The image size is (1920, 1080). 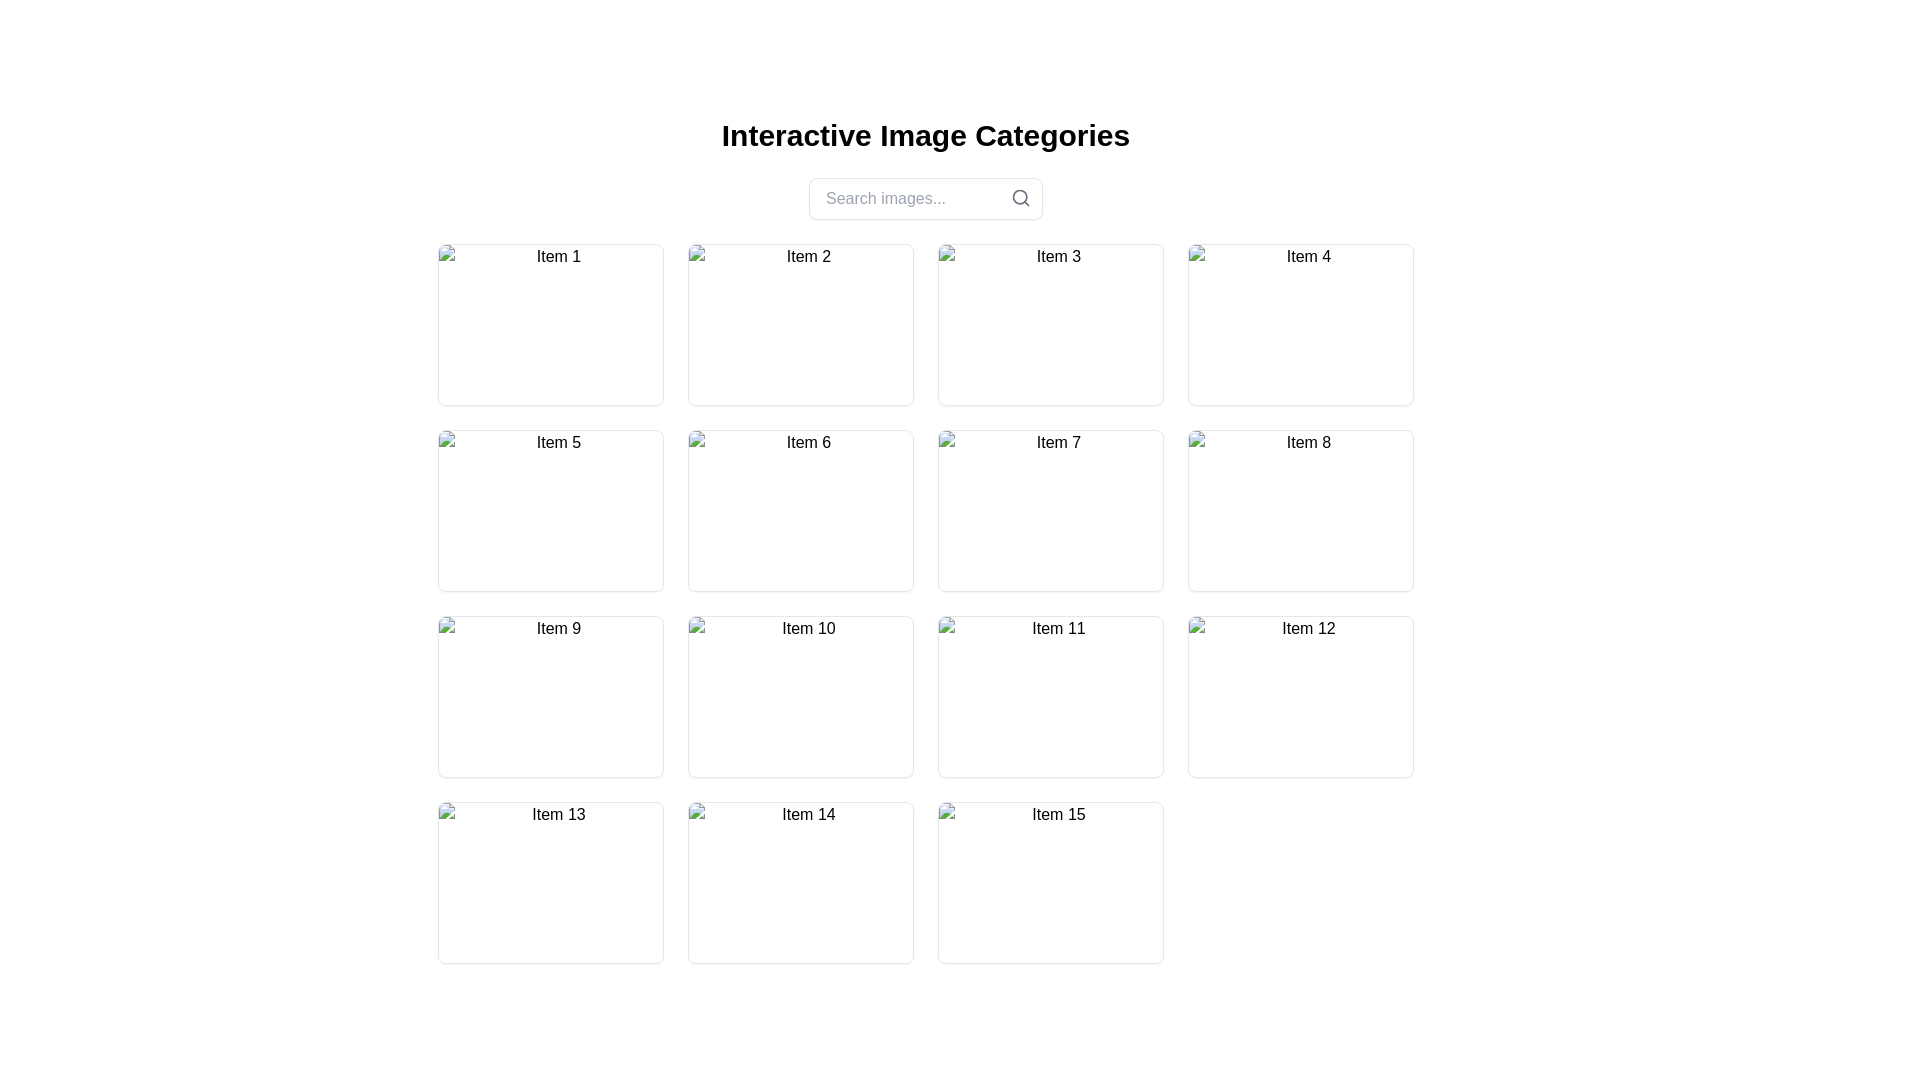 I want to click on the visual card displaying the caption 'Item 15', which is a rectangular card with a rounded border located in the last row, fourth column of the grid layout, so click(x=1050, y=882).